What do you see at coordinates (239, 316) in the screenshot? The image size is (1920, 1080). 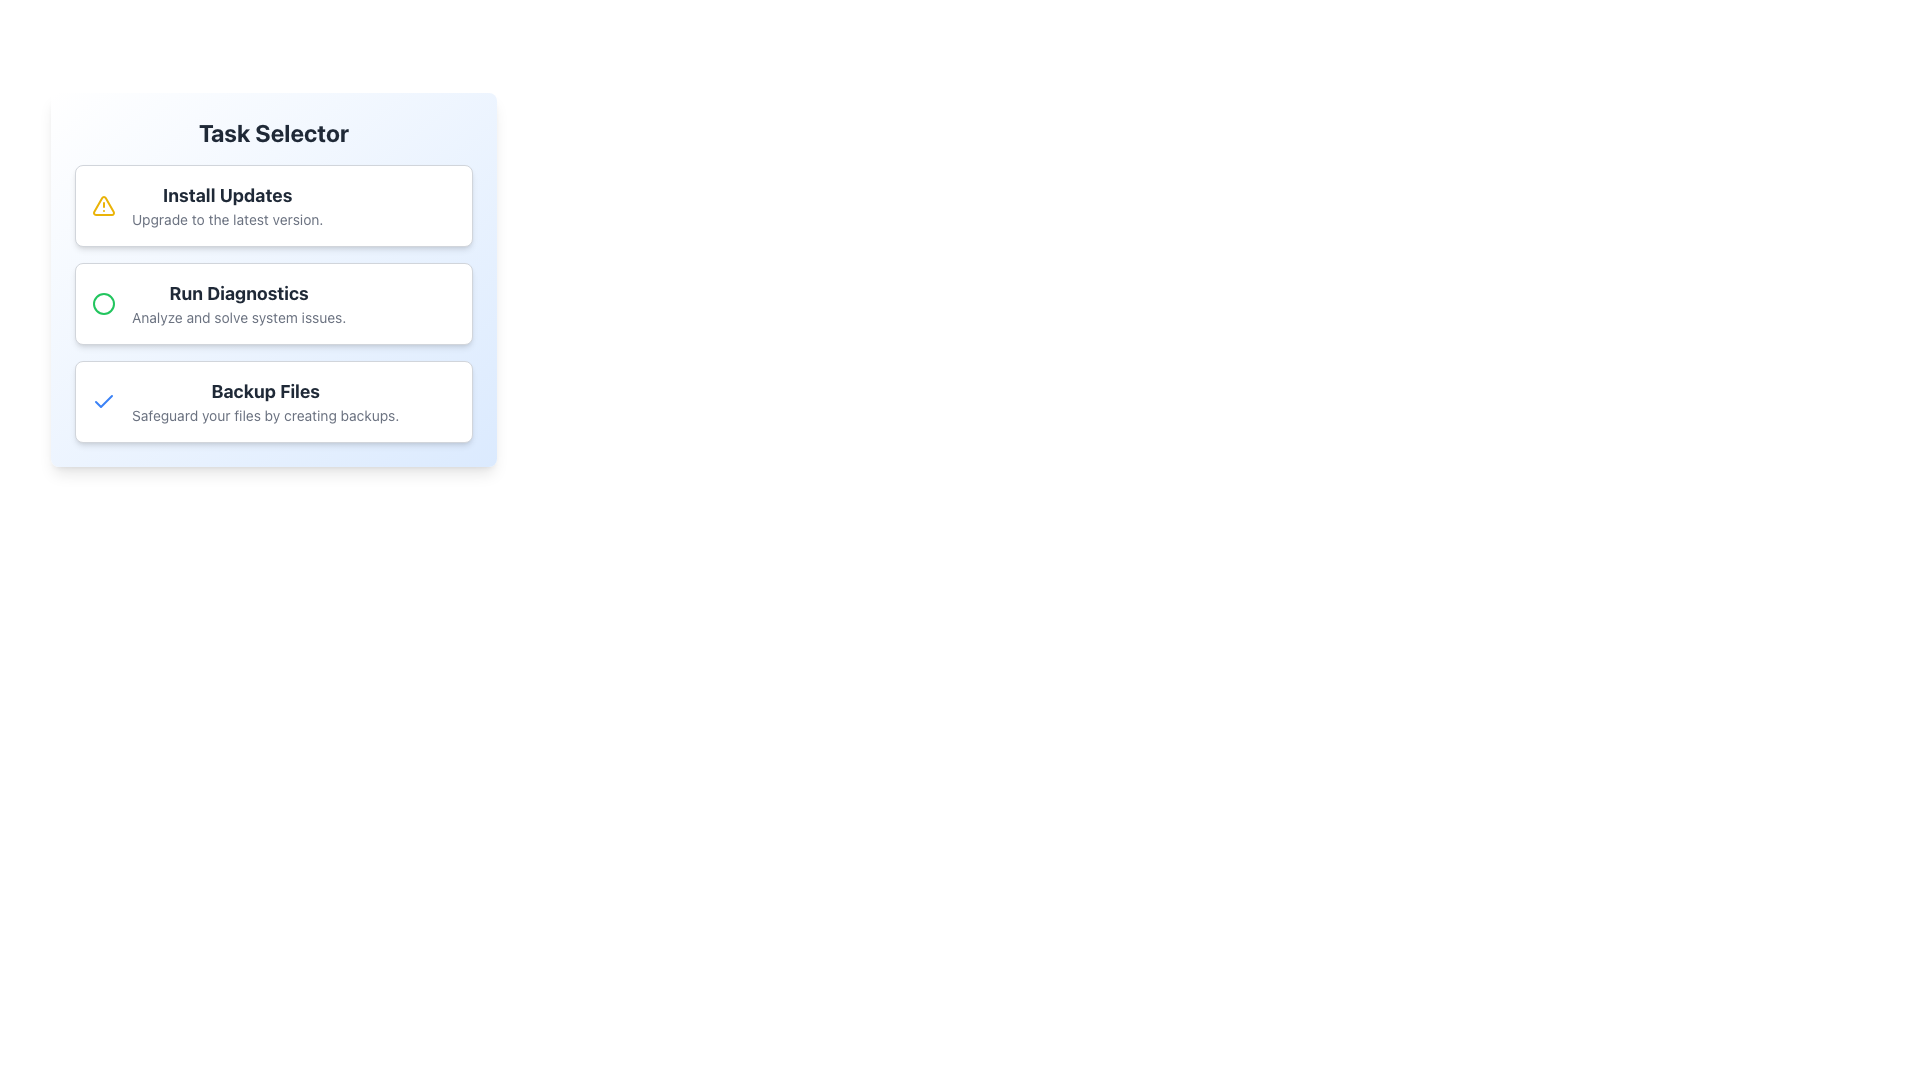 I see `the text label that reads 'Analyze and solve system issues.' located under the heading 'Run Diagnostics.'` at bounding box center [239, 316].